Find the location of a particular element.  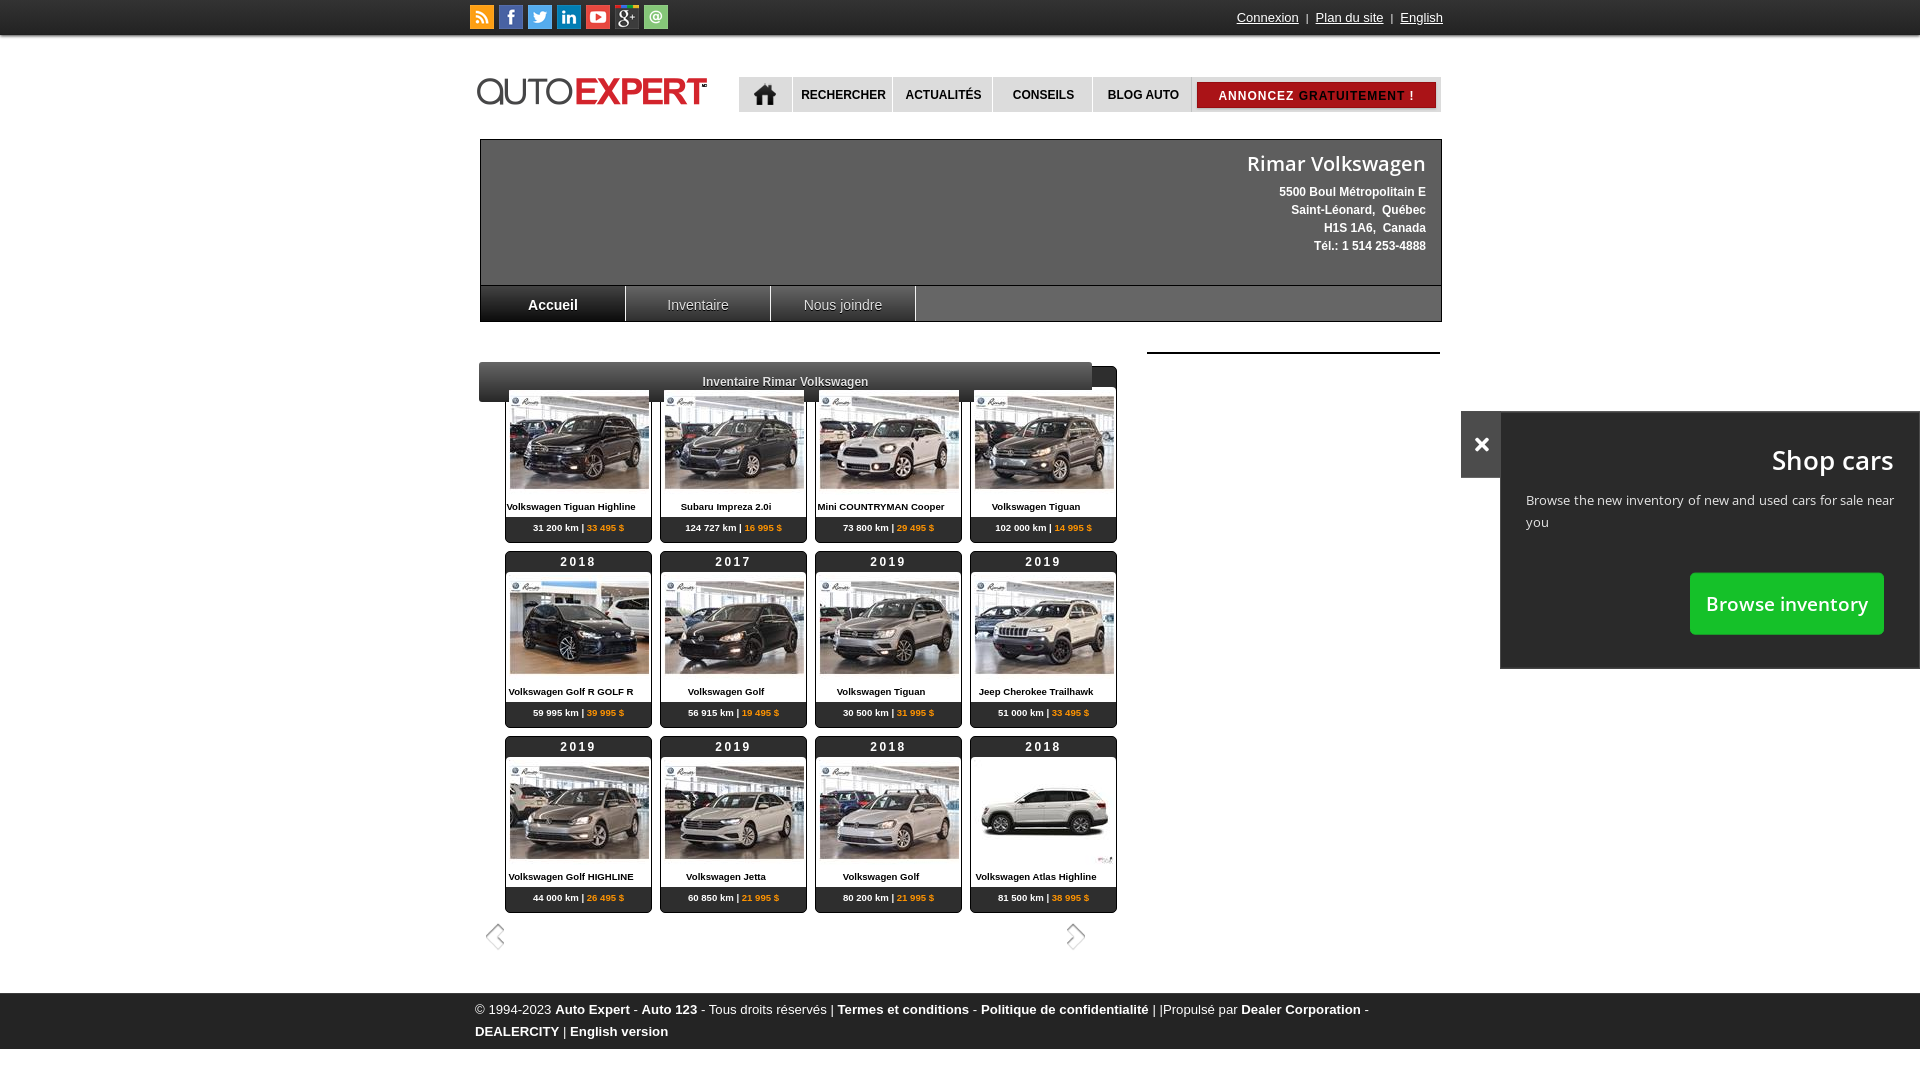

'autoExpert.ca' is located at coordinates (594, 87).